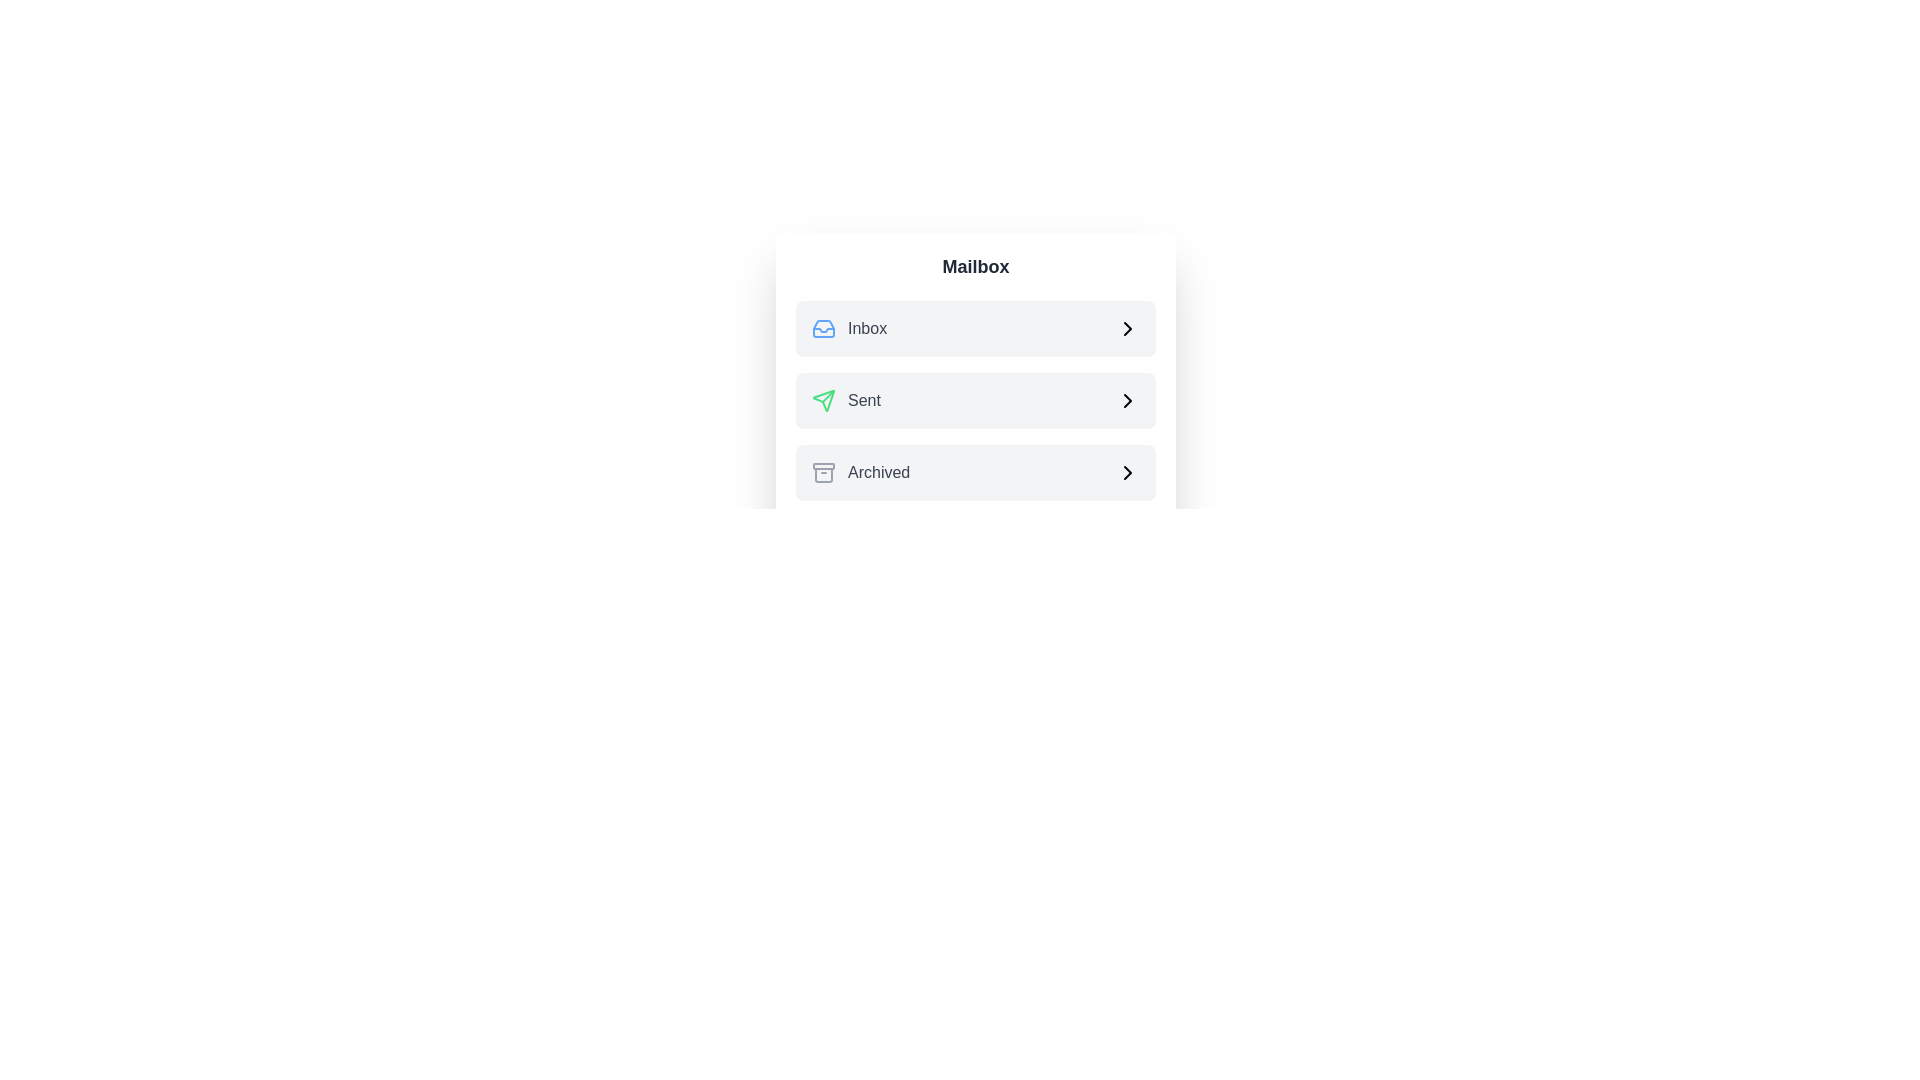 Image resolution: width=1920 pixels, height=1080 pixels. I want to click on the Text header that indicates the purpose or content of the card, located at the top of the card layout, so click(975, 265).